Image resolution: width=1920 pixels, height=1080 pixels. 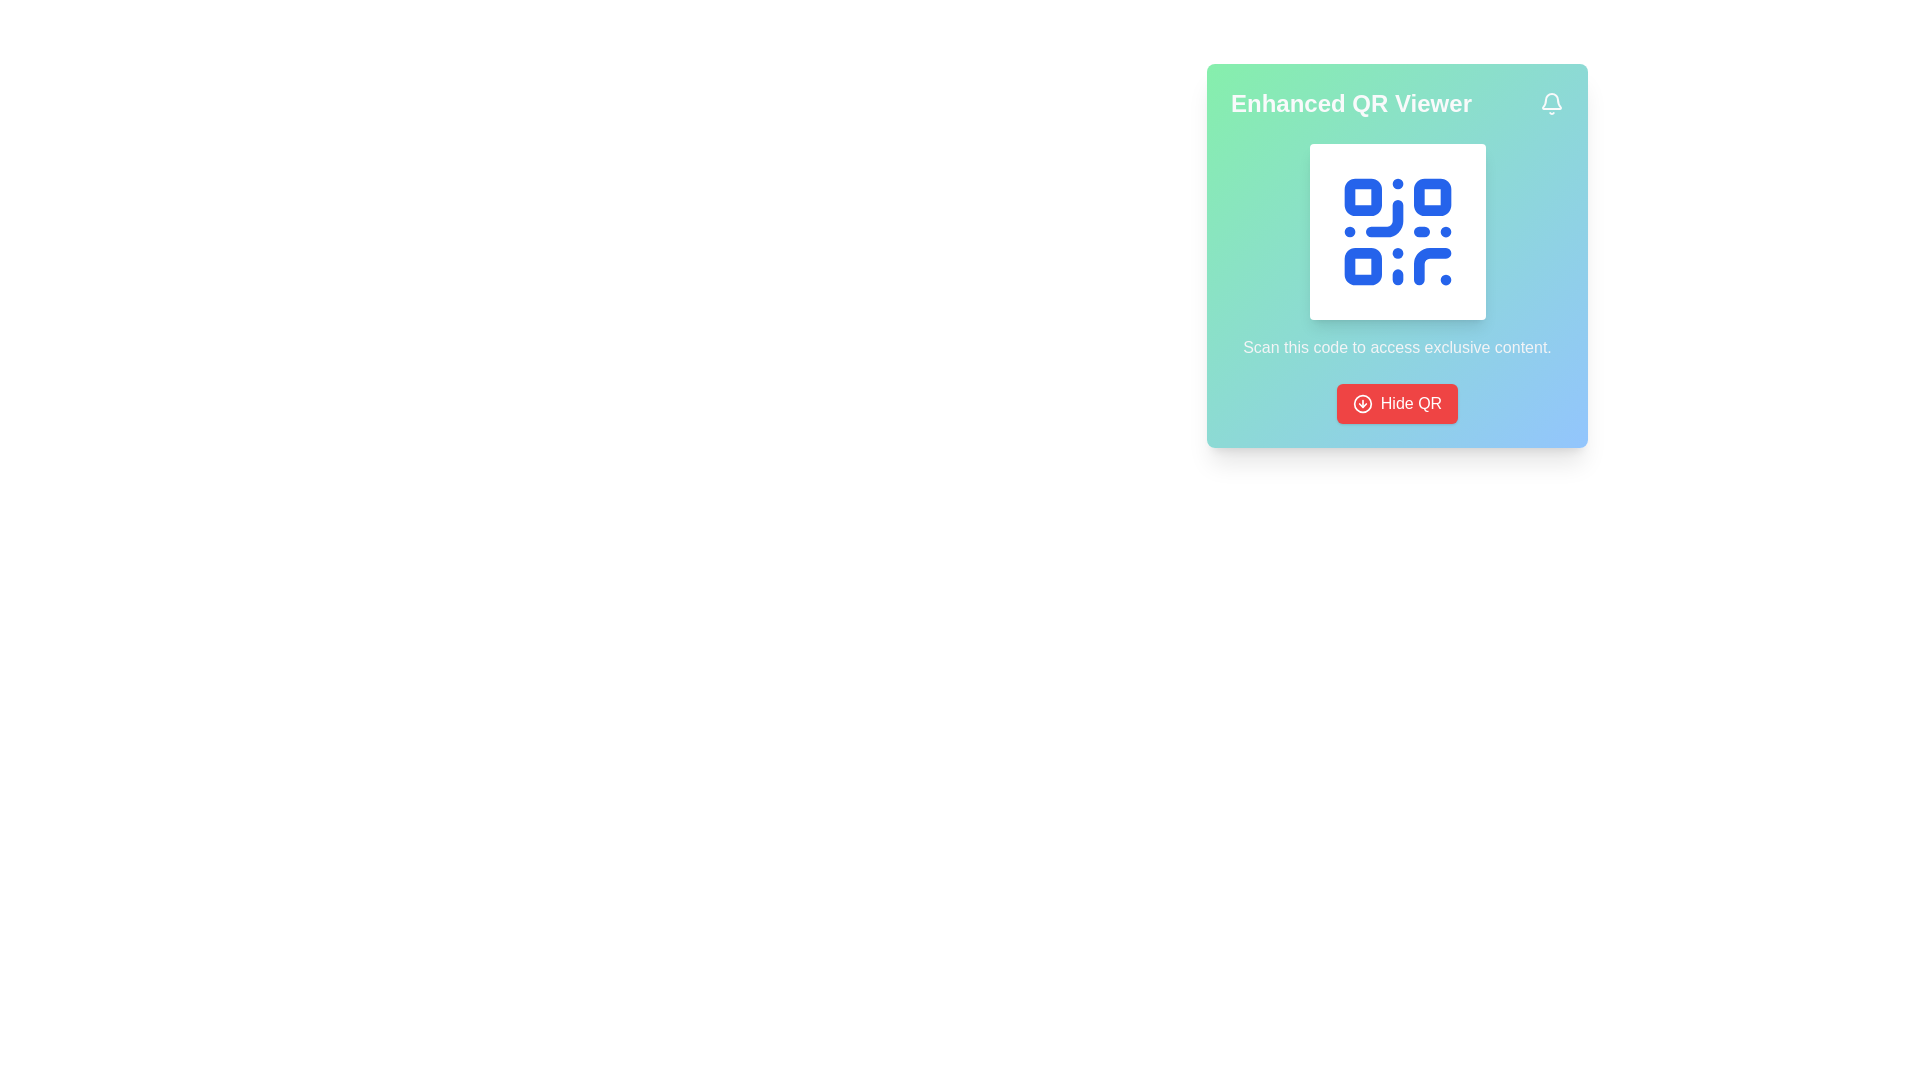 I want to click on the Decorative QR-display component featuring a QR code icon and the text 'Scan this code, so click(x=1396, y=250).